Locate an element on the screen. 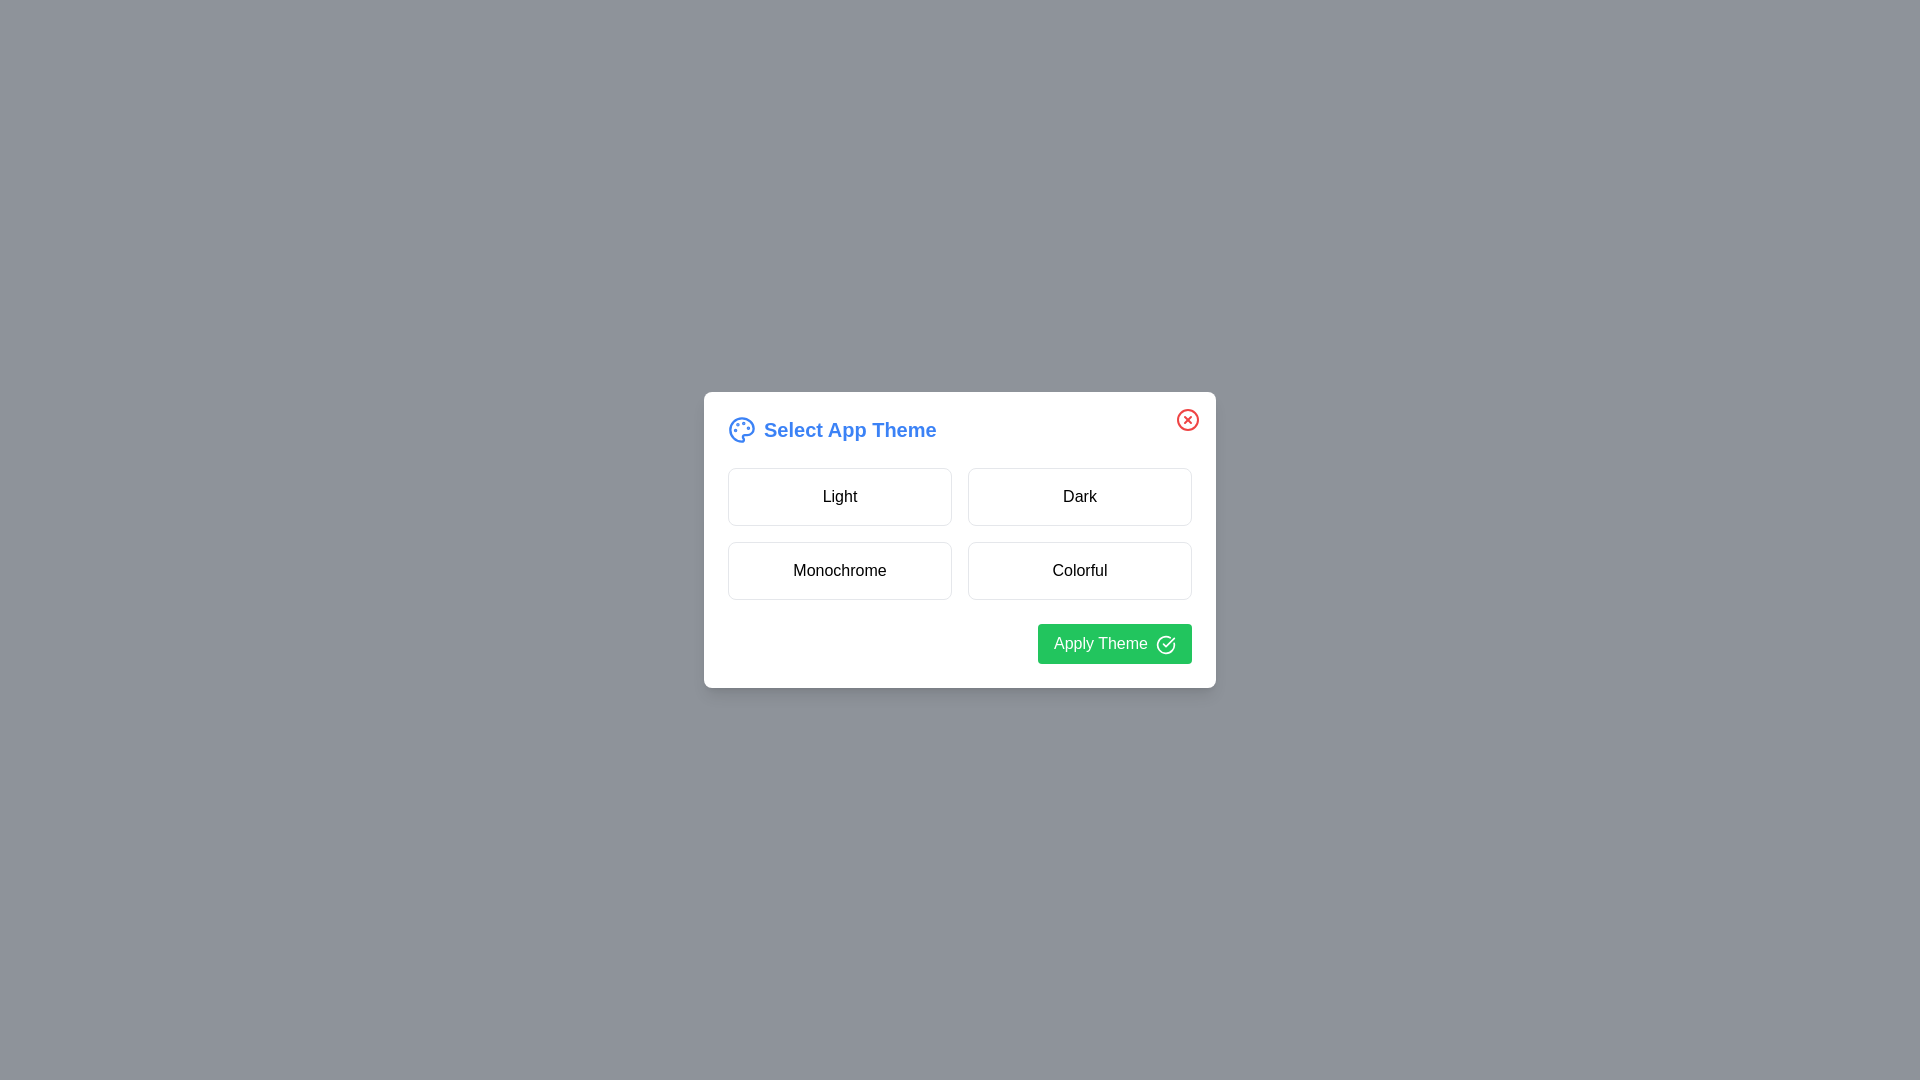  the close button to close the dialog is located at coordinates (1188, 419).